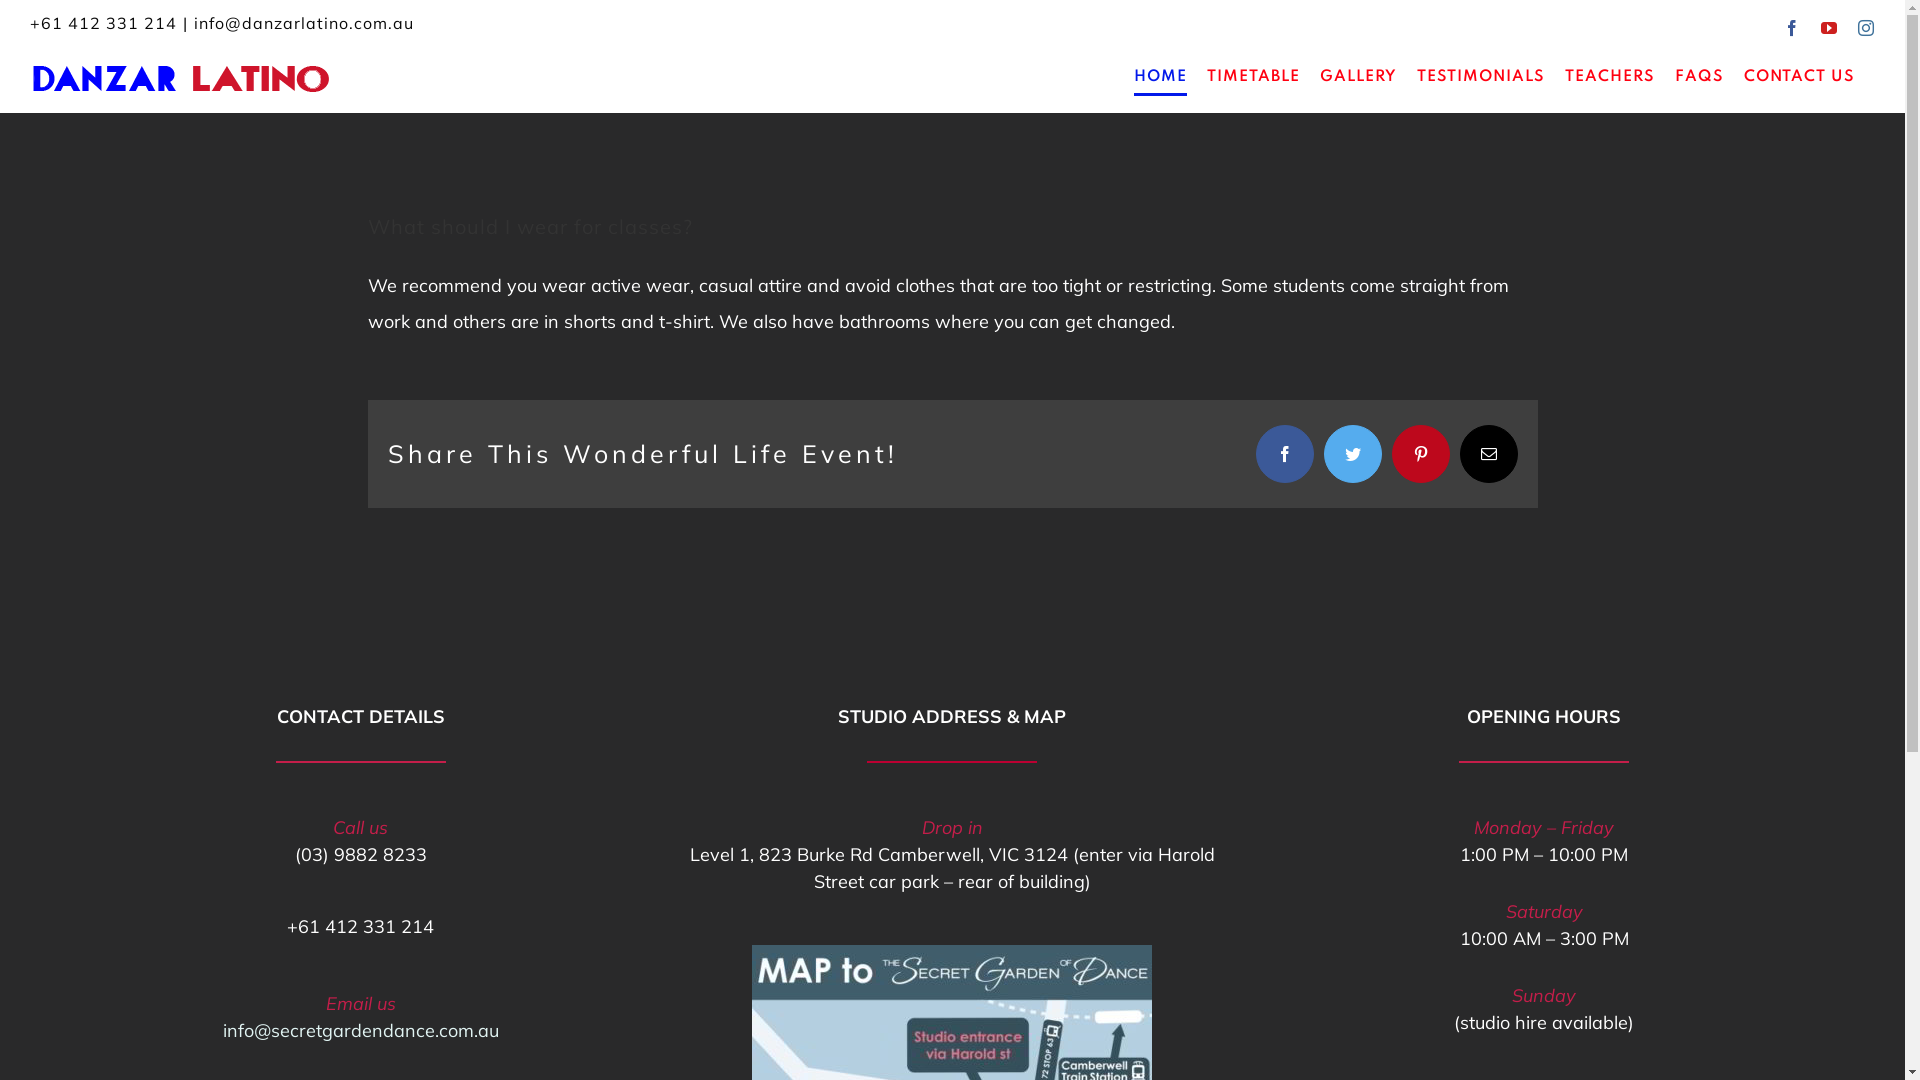  I want to click on 'info@secretgardendance.com.au', so click(222, 1030).